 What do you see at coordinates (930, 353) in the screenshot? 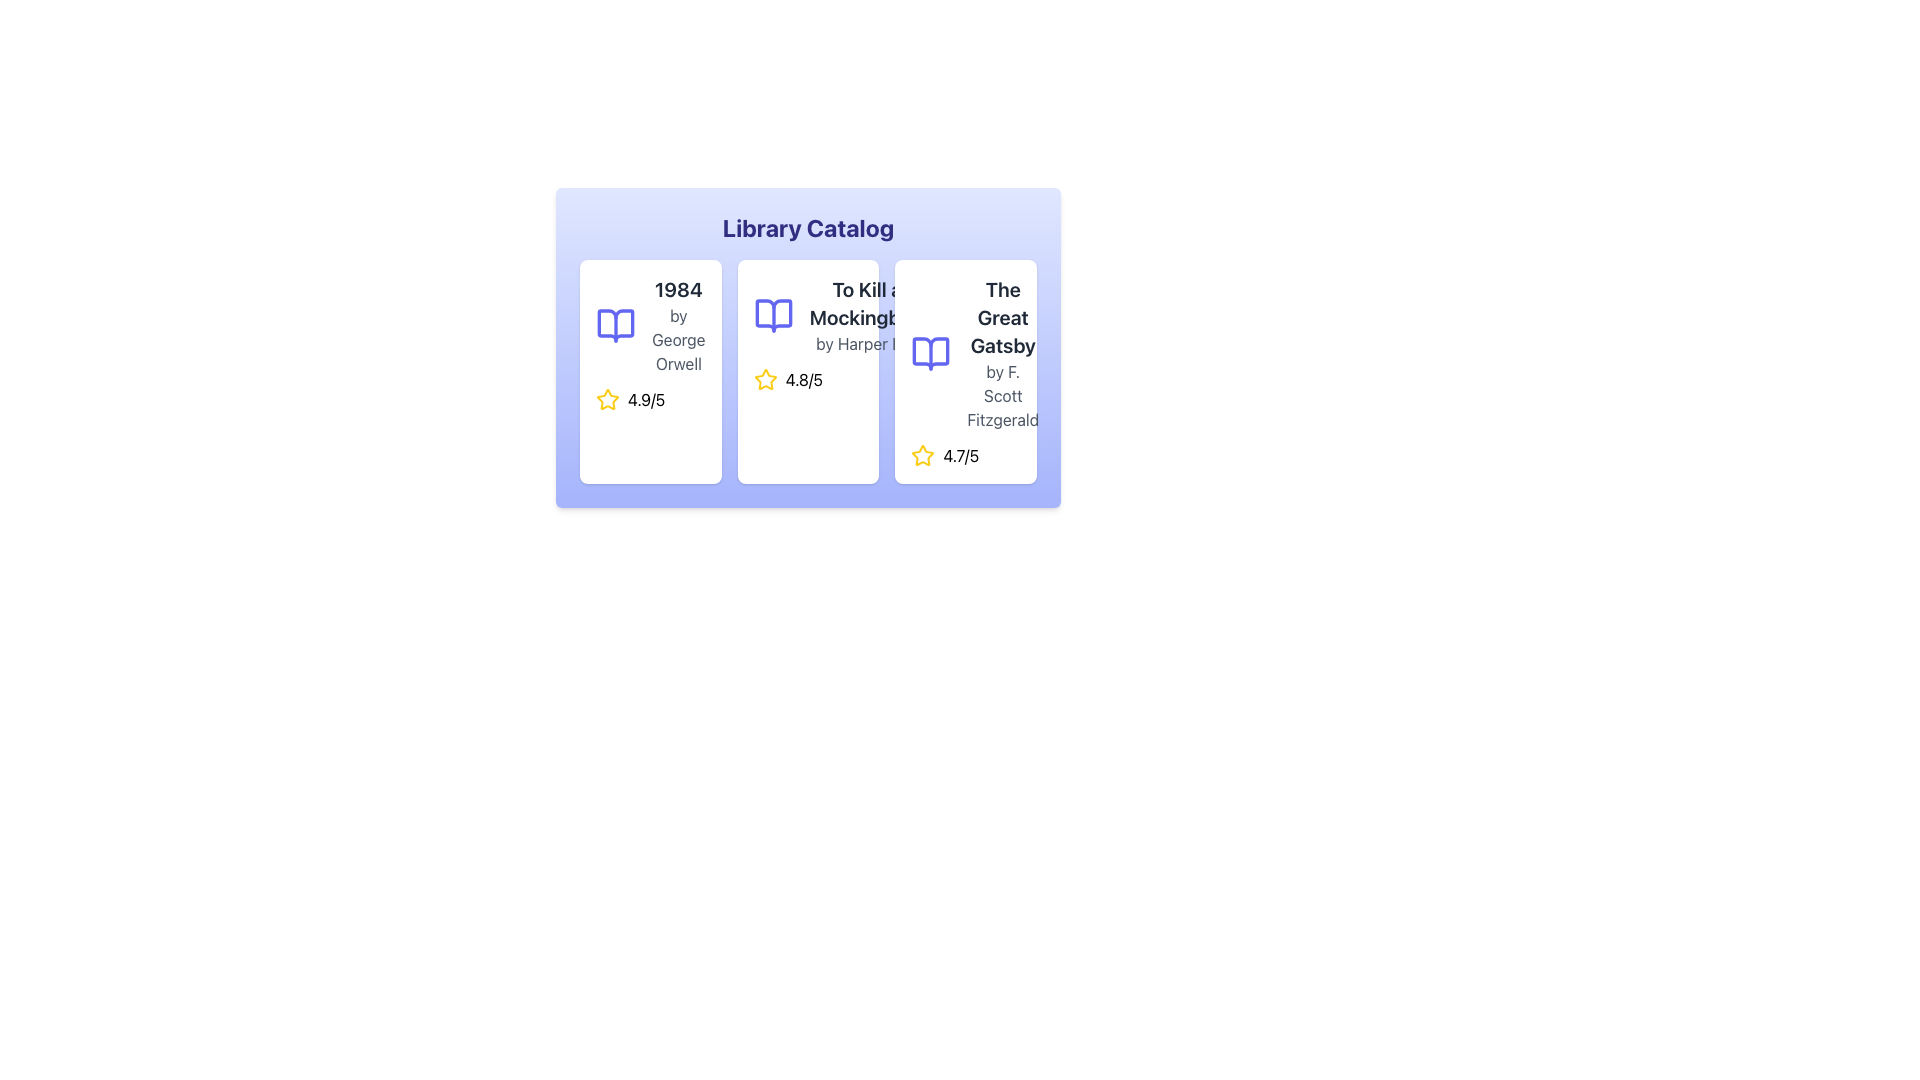
I see `the icon resembling an open book with a blue outline, located in the rightmost card above the text 'The Great Gatsby by F. Scott Fitzgerald'` at bounding box center [930, 353].